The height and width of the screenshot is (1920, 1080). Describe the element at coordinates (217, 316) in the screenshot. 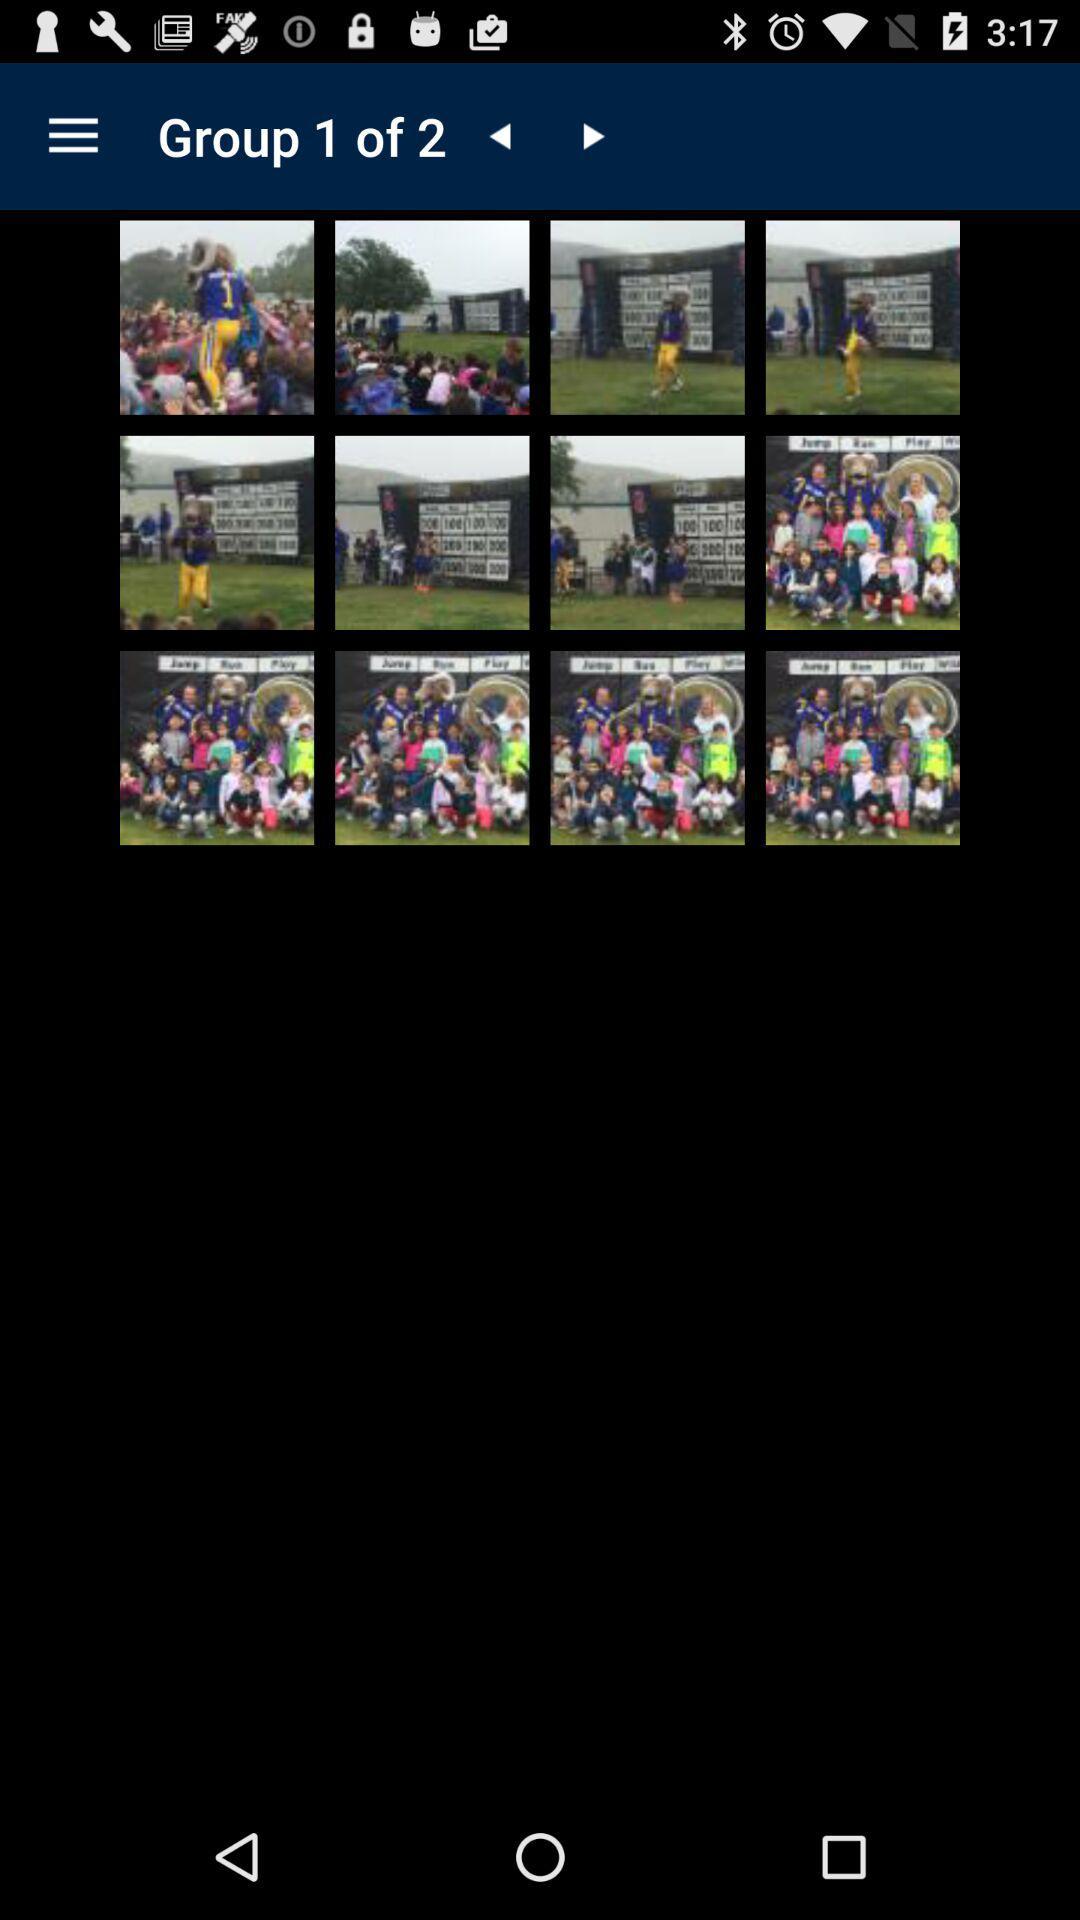

I see `look at the image` at that location.